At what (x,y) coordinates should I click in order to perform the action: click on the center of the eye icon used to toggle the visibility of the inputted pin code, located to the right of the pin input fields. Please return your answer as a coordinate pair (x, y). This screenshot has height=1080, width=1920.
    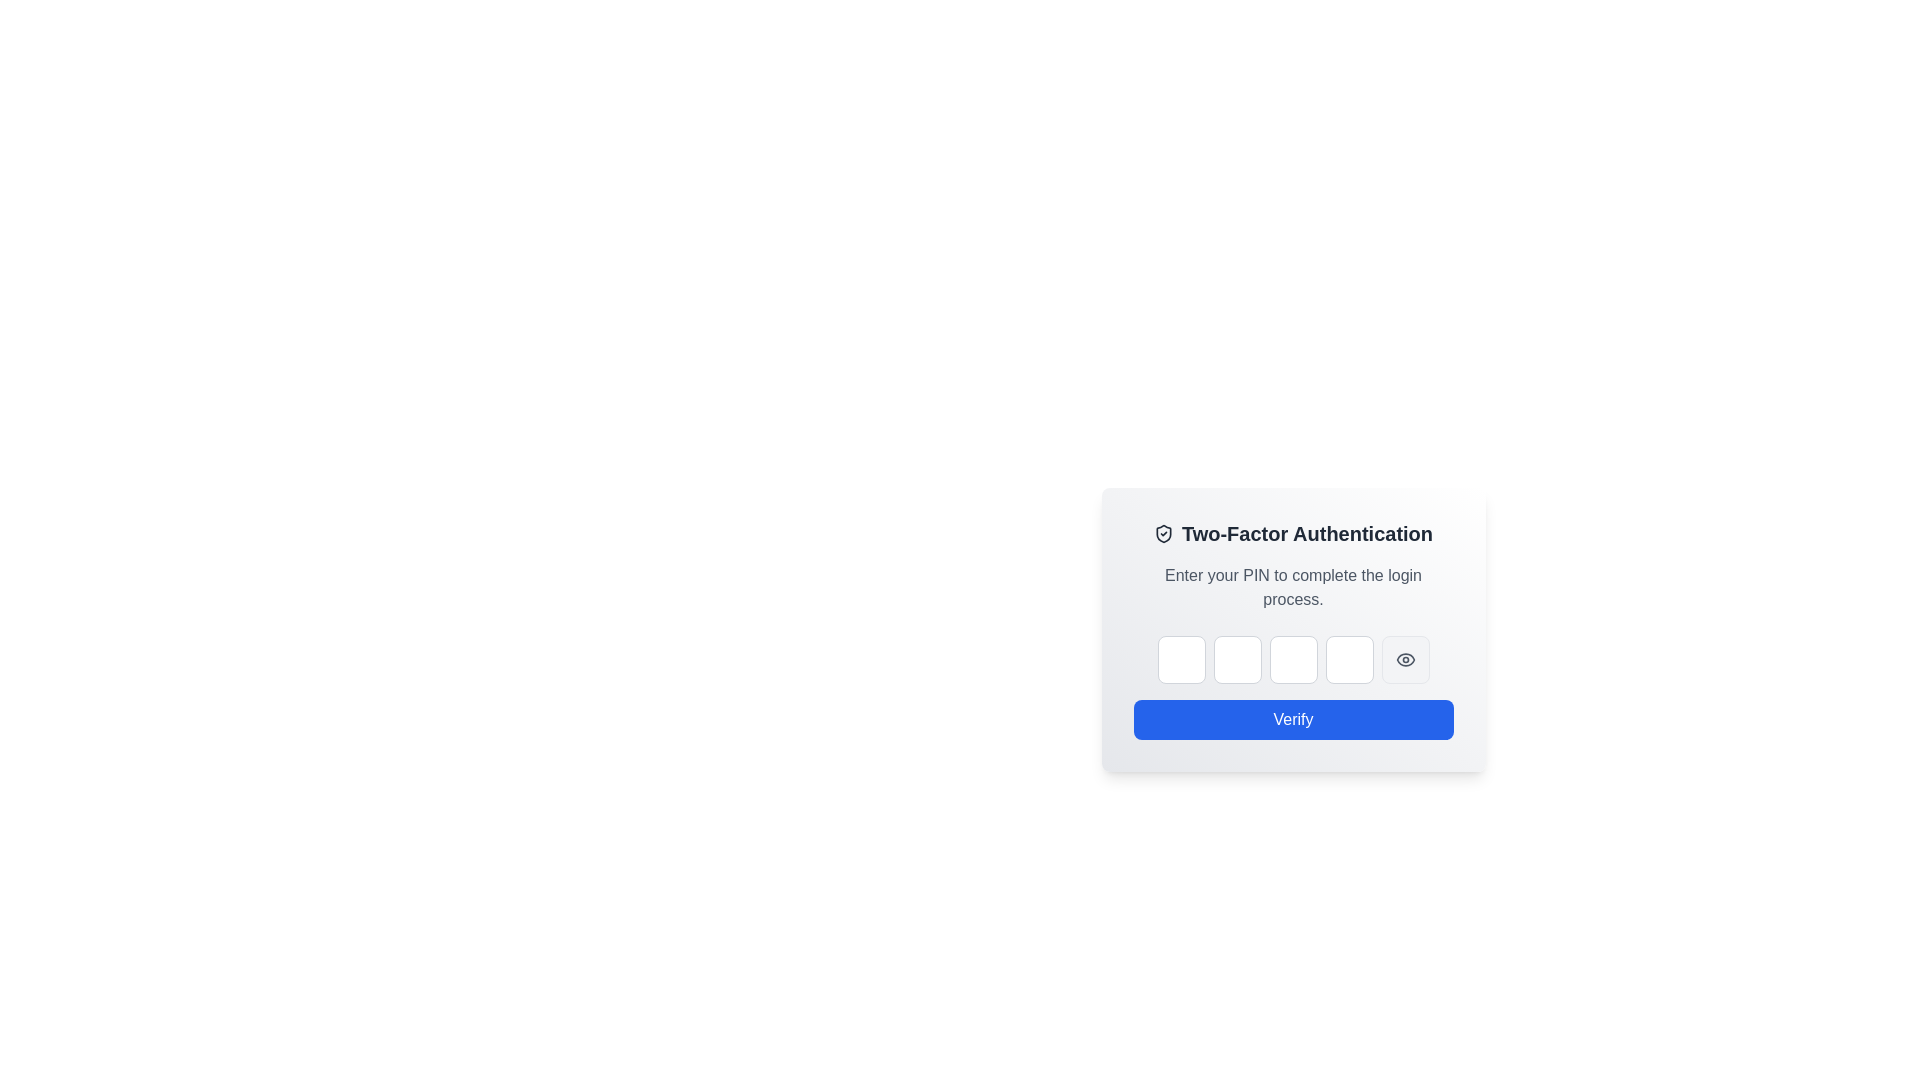
    Looking at the image, I should click on (1404, 659).